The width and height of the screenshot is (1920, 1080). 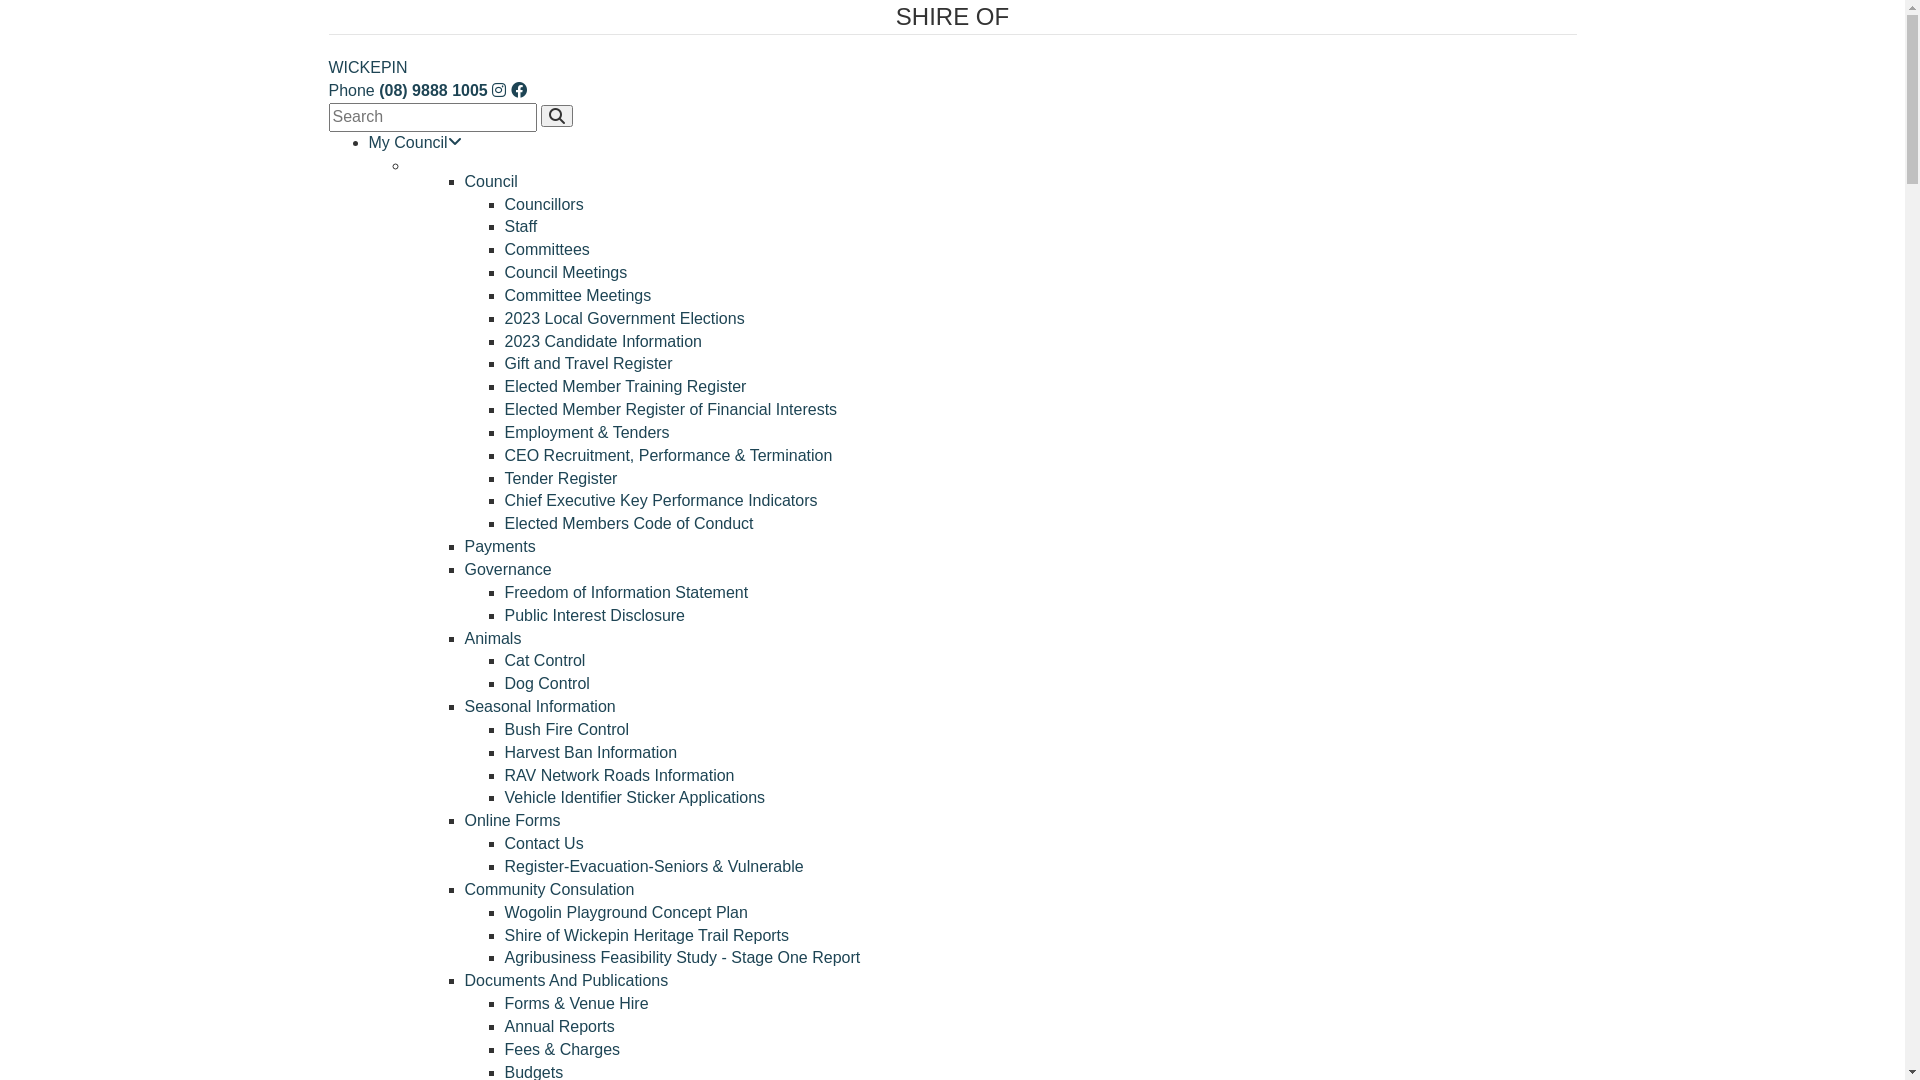 What do you see at coordinates (504, 934) in the screenshot?
I see `'Shire of Wickepin Heritage Trail Reports'` at bounding box center [504, 934].